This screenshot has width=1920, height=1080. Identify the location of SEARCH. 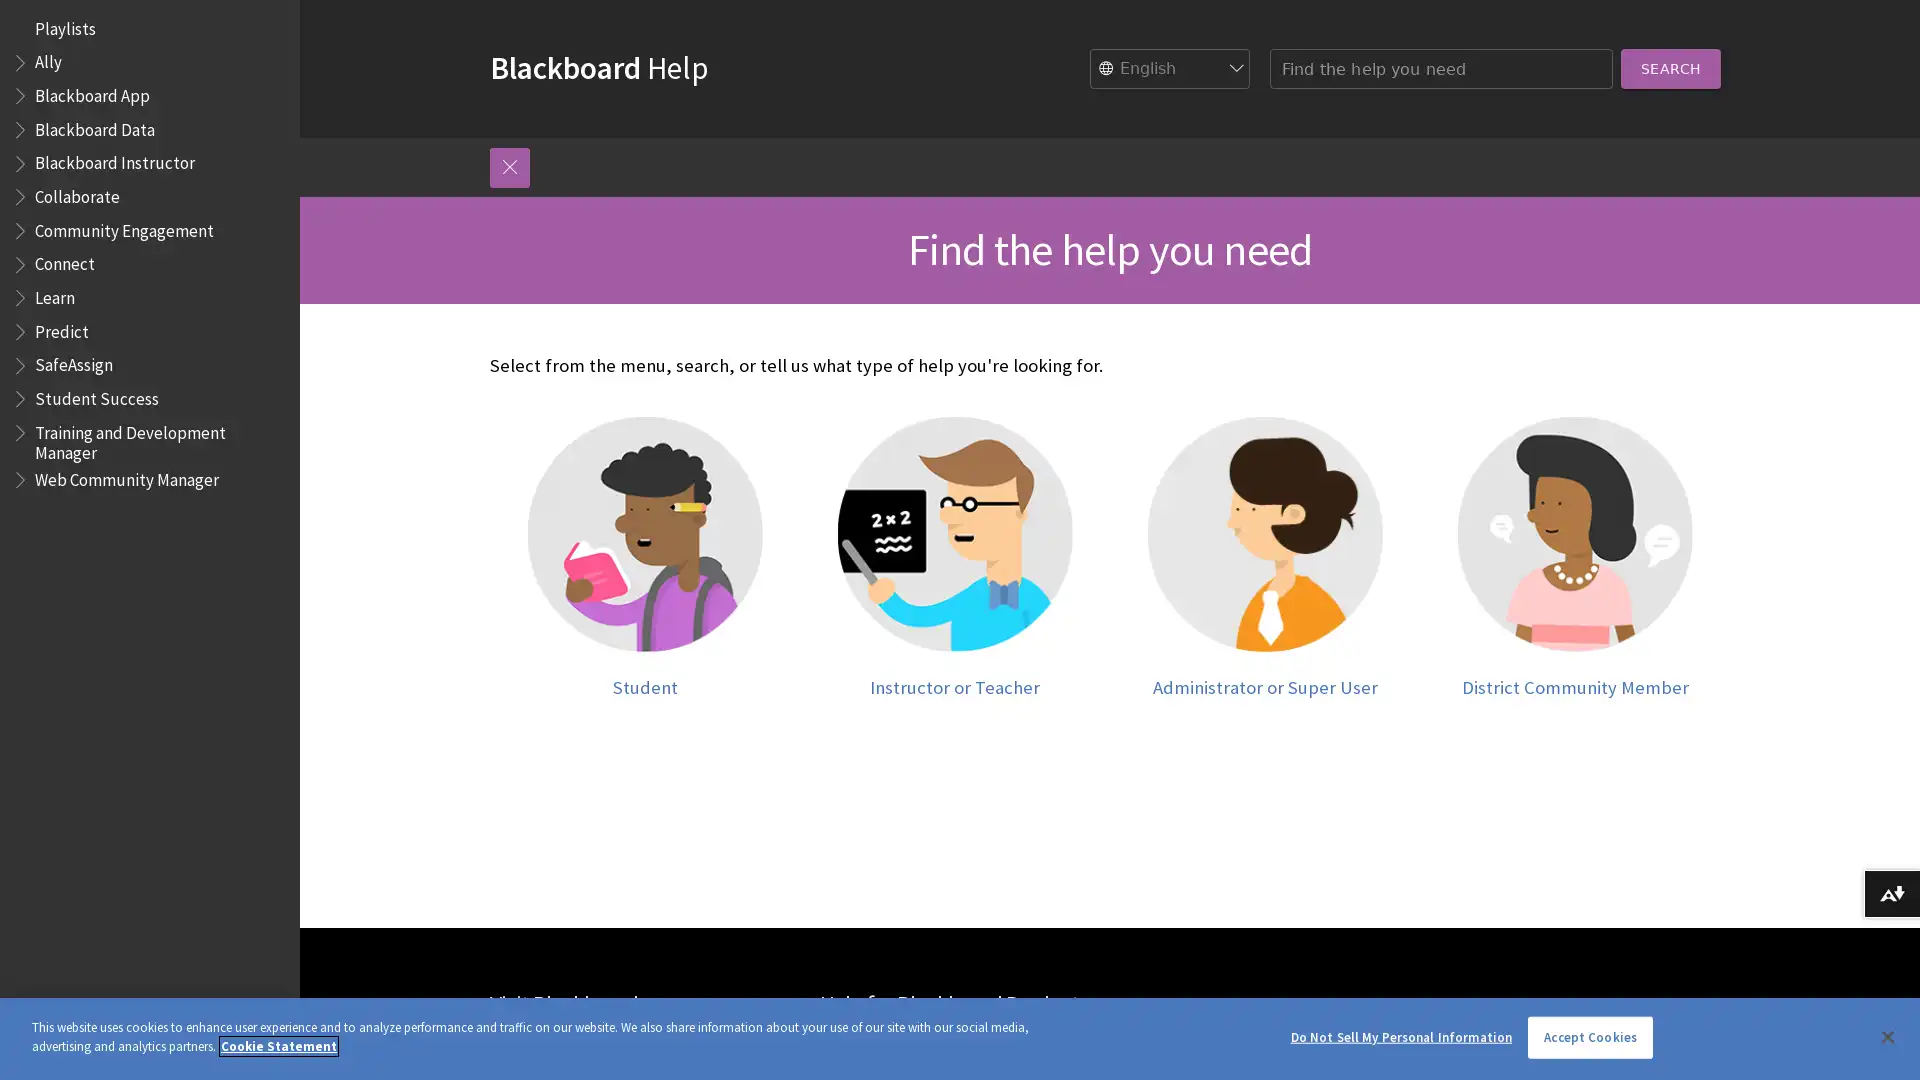
(1520, 67).